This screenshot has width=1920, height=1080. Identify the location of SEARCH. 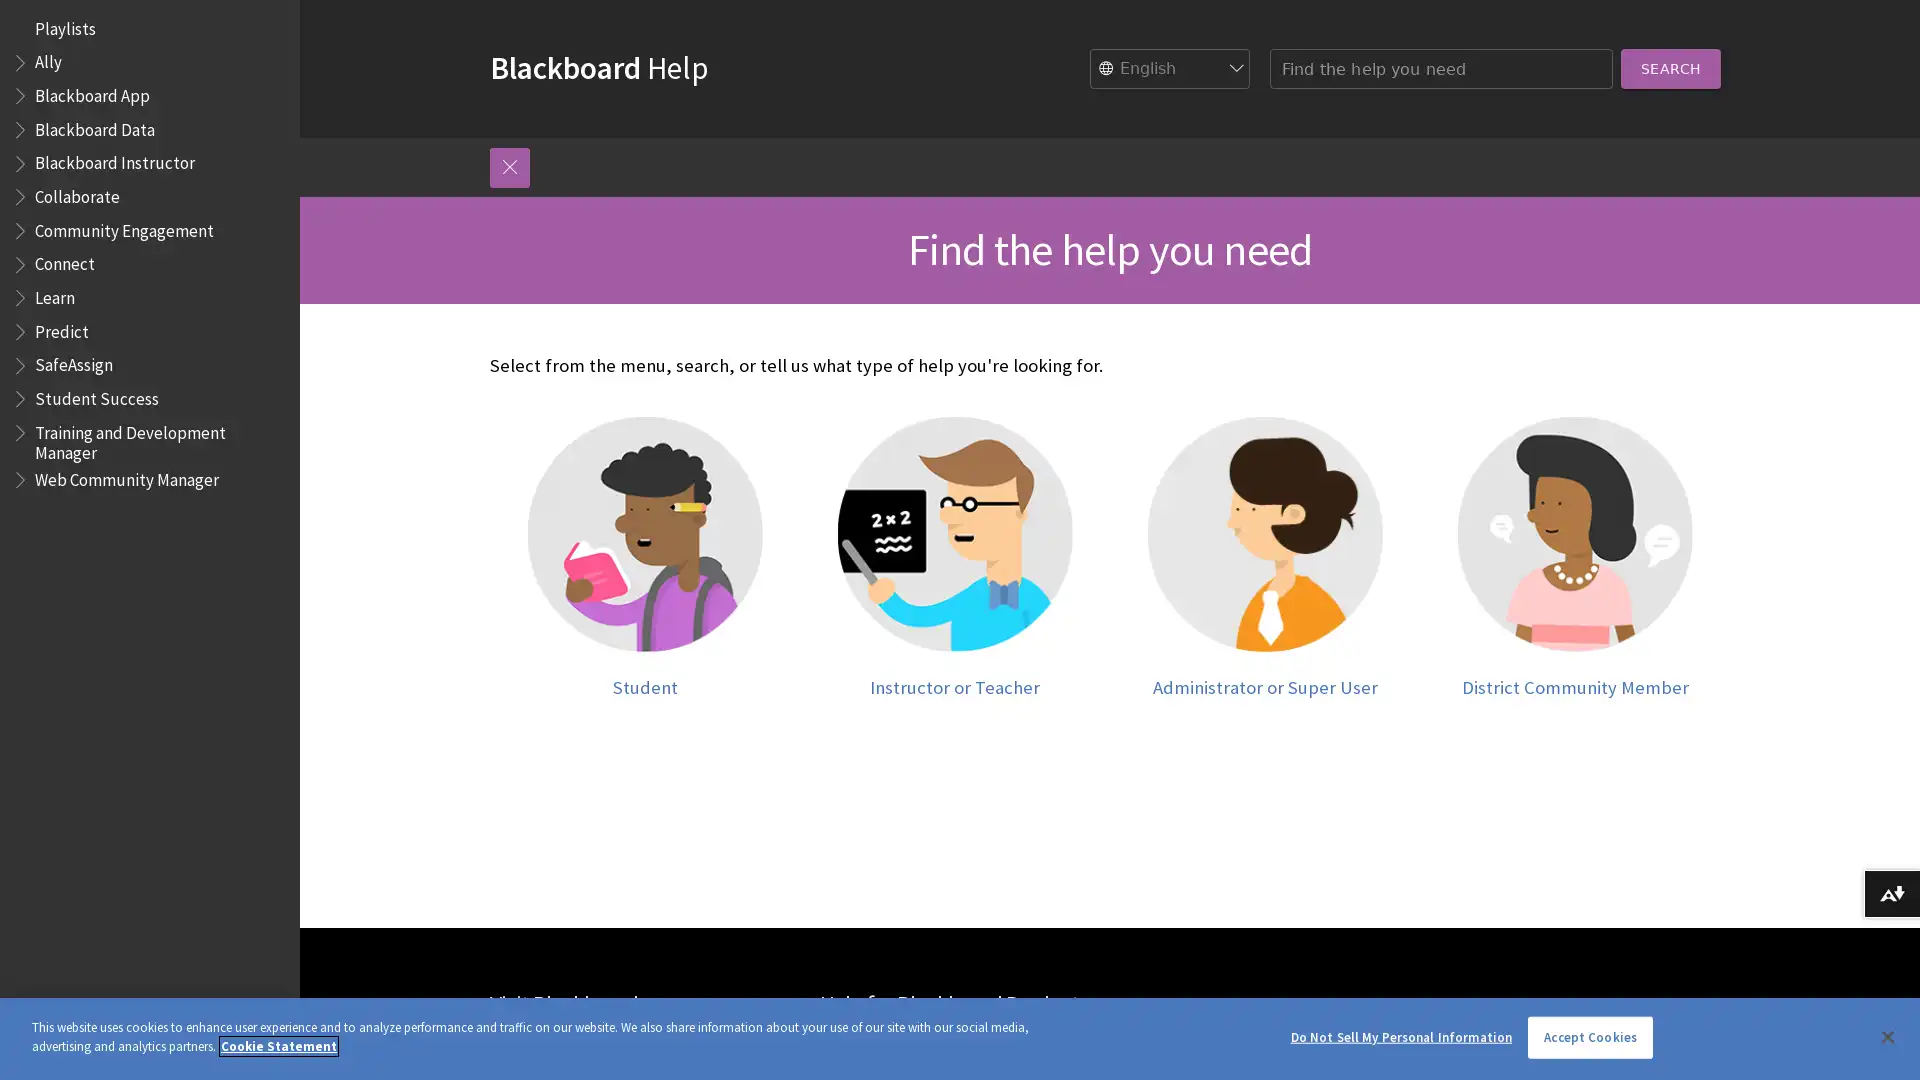
(1520, 67).